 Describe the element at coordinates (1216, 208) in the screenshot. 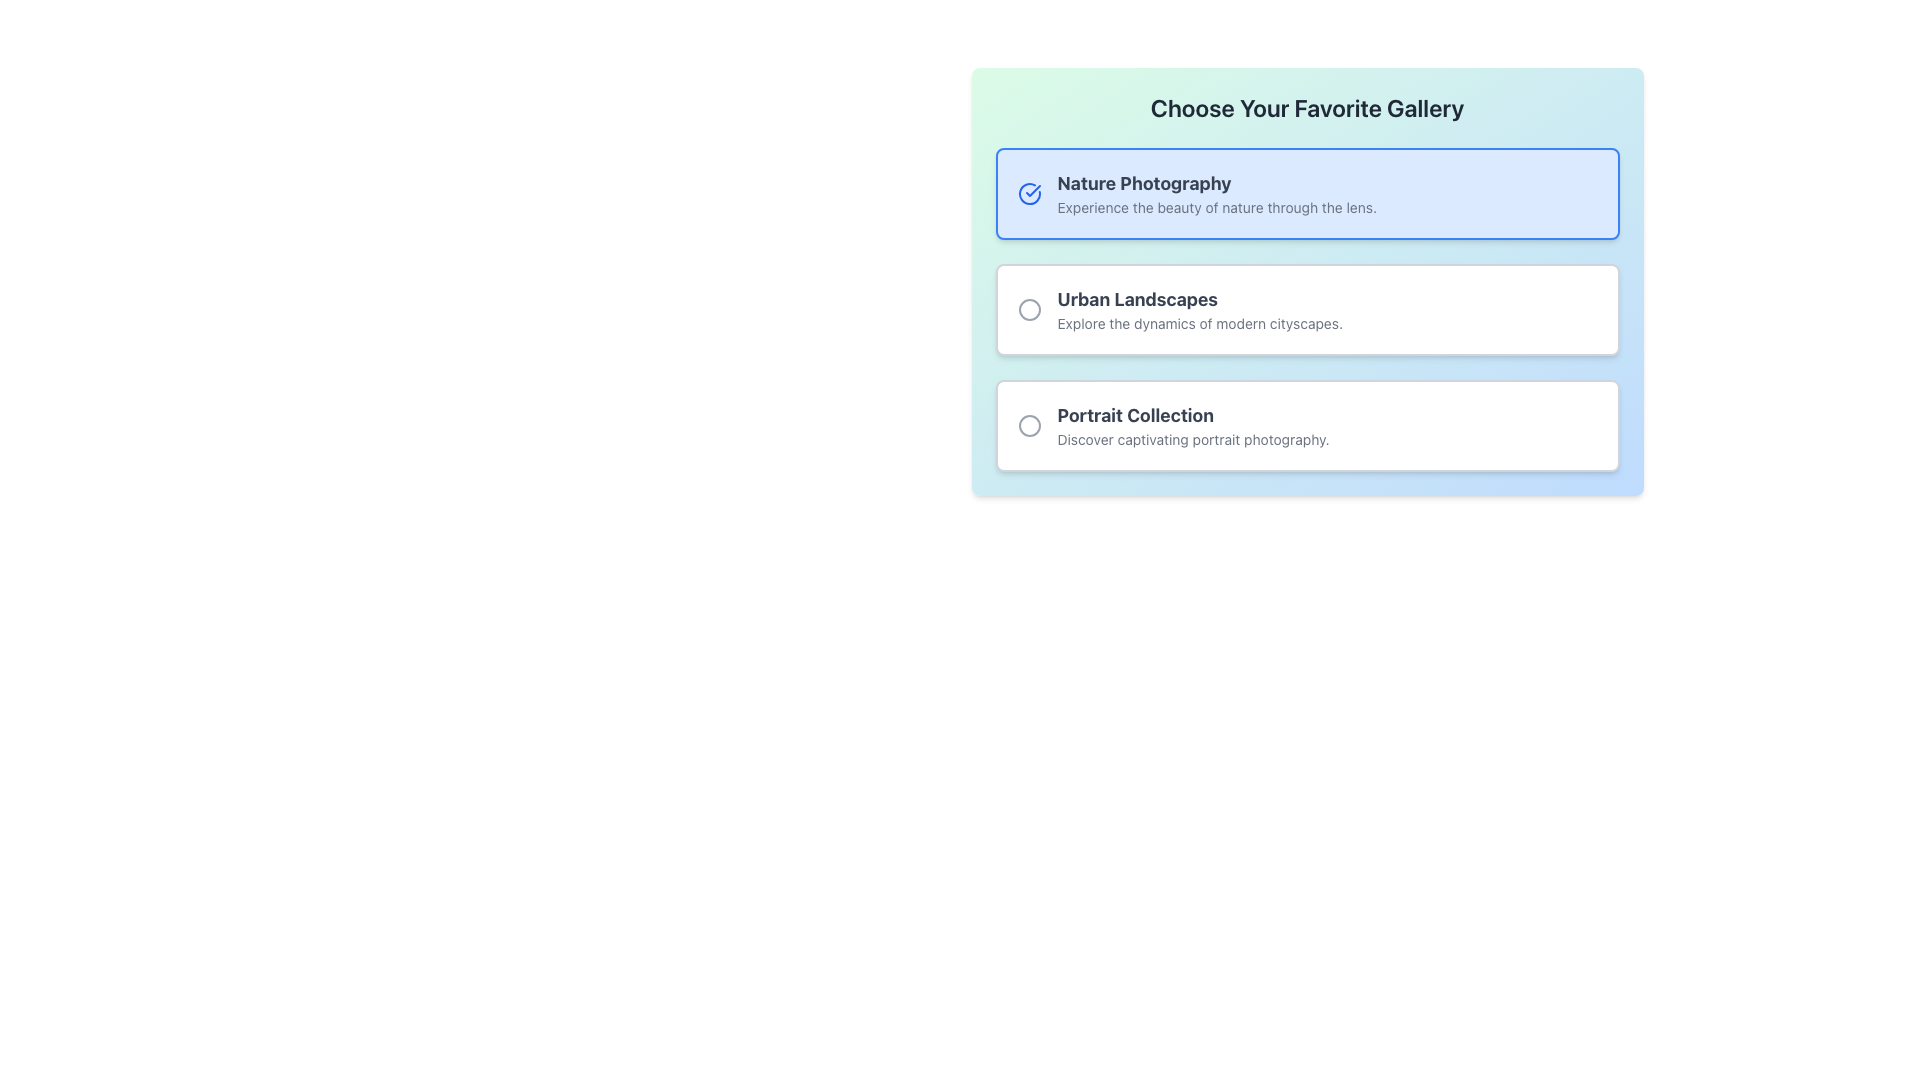

I see `the descriptive text 'Experience the beauty of nature through the lens.' which is located beneath the title 'Nature Photography'` at that location.